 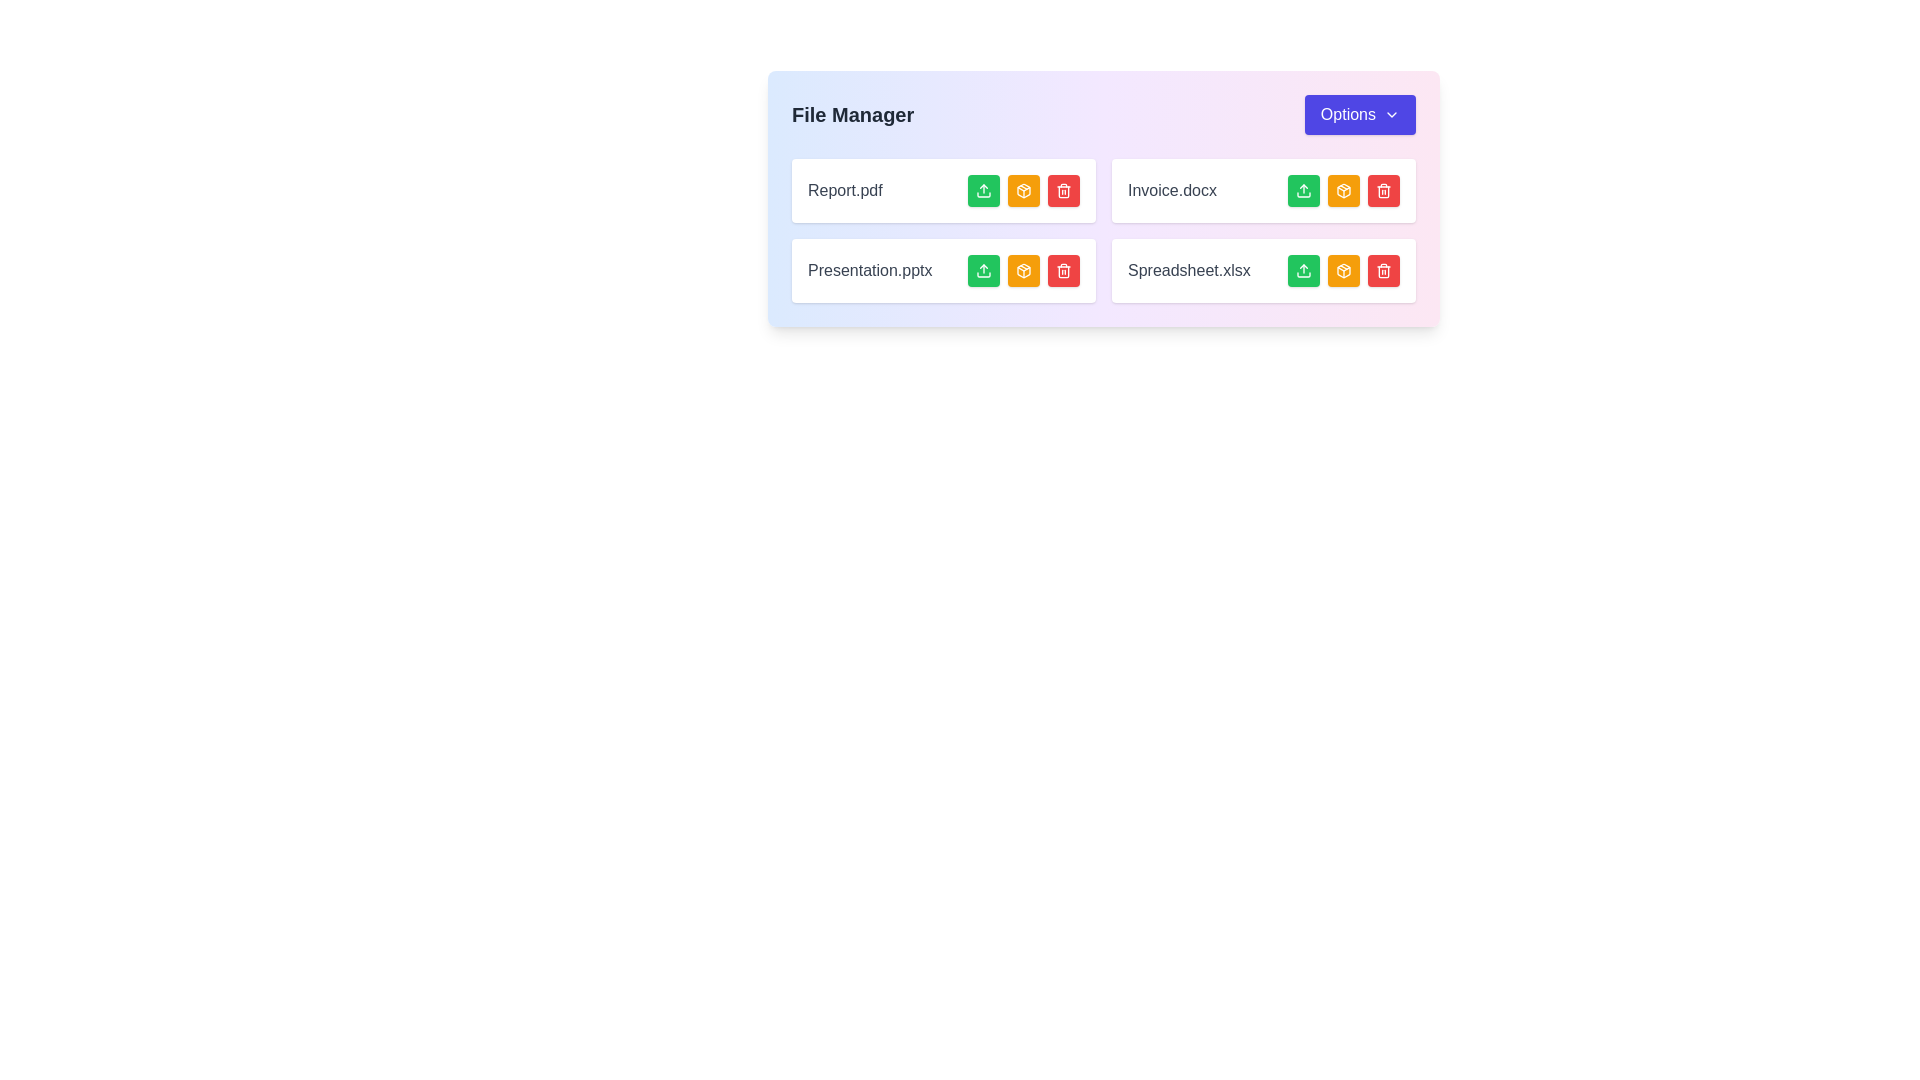 I want to click on the green button with rounded corners and an upload arrow icon, located below the 'File Manager' label, so click(x=983, y=191).